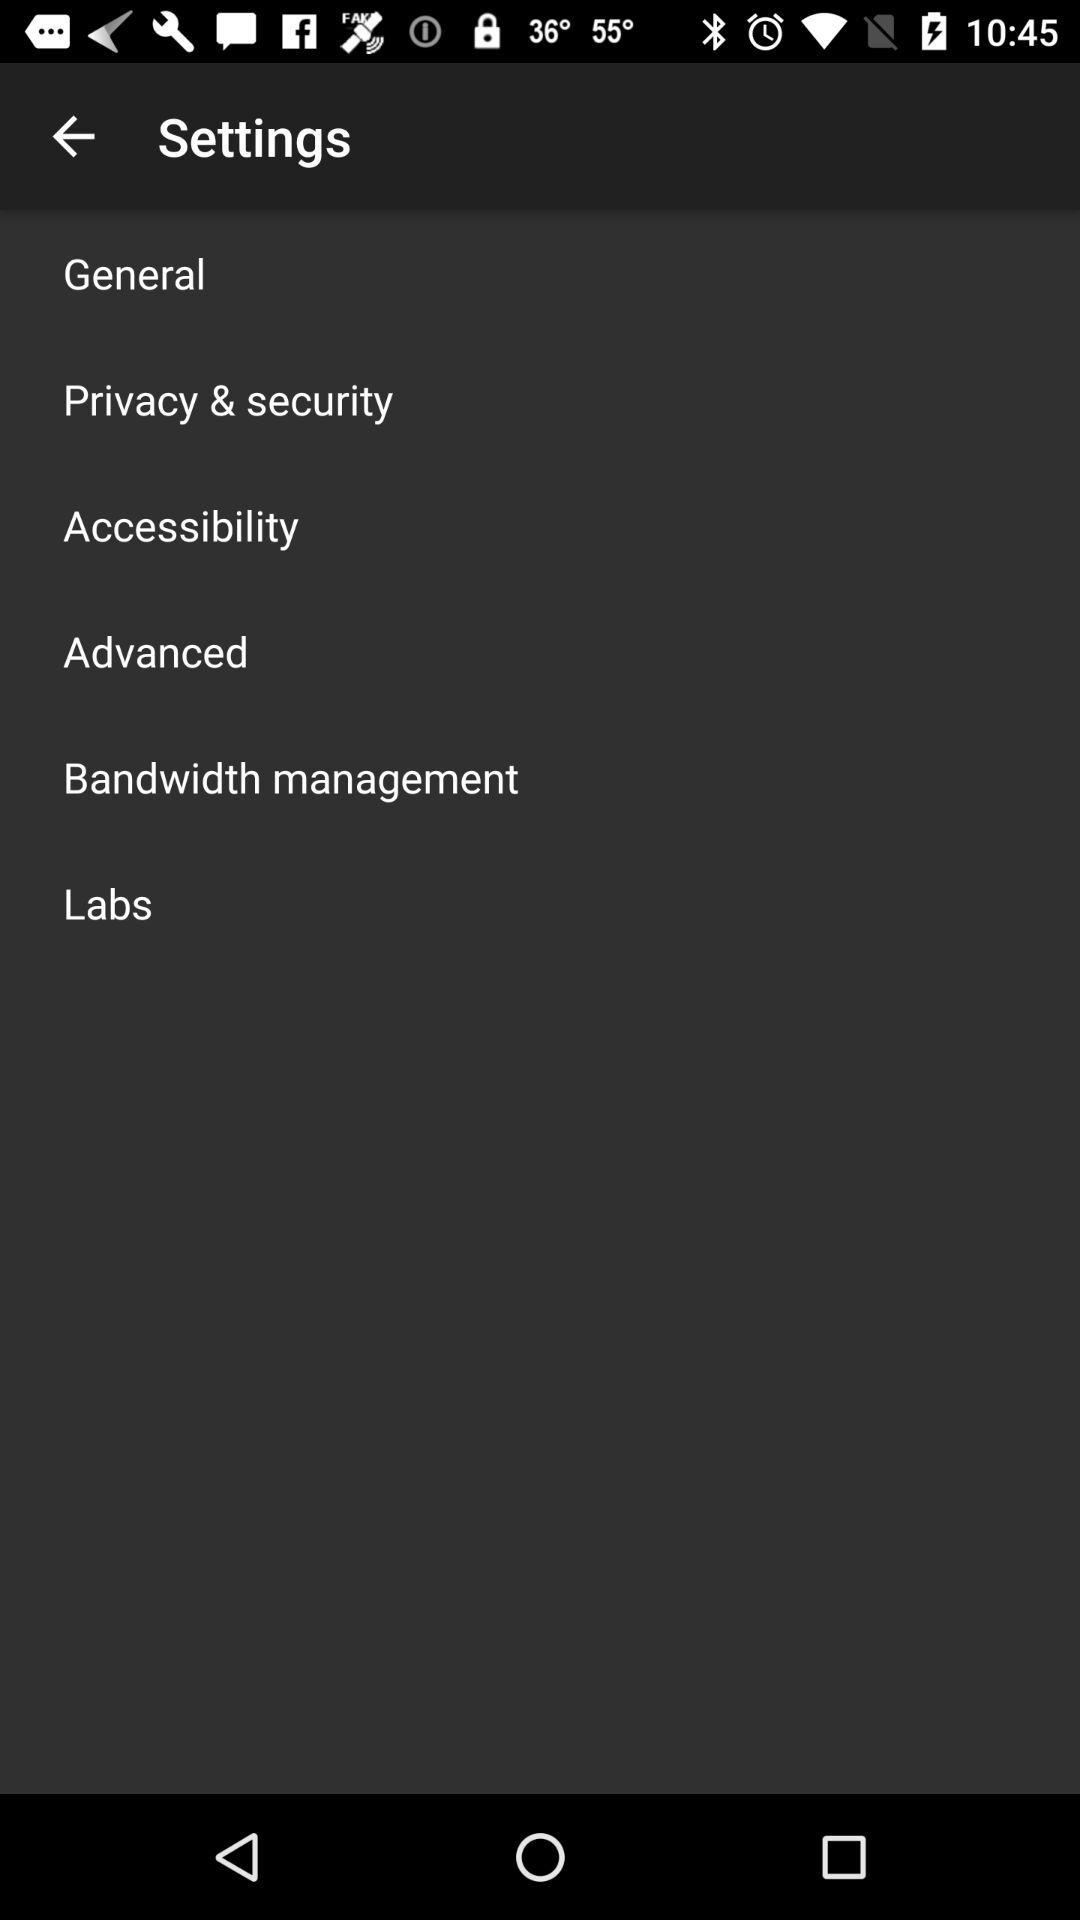  Describe the element at coordinates (72, 135) in the screenshot. I see `icon next to the settings item` at that location.